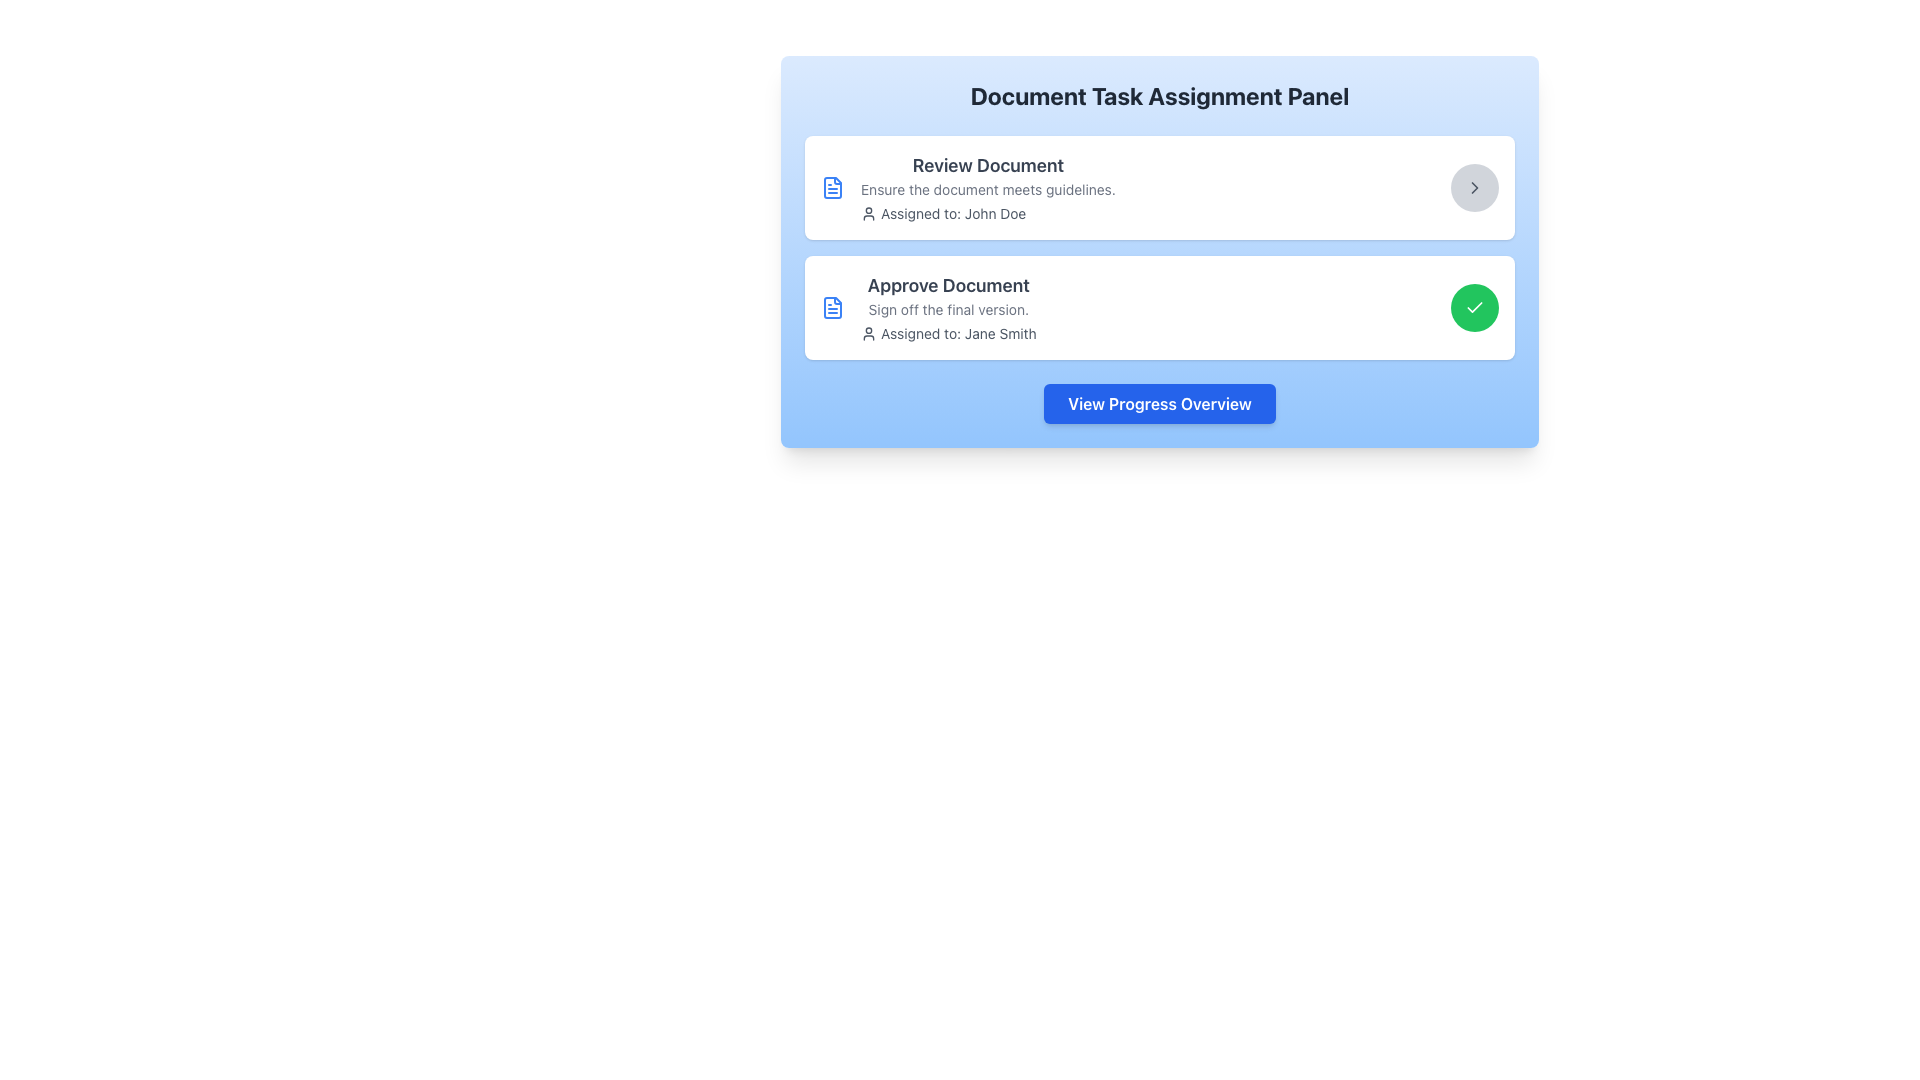  Describe the element at coordinates (833, 308) in the screenshot. I see `the document icon with a blue-themed outline representing the 'Approve Document' task, located in the second row of the document assignment list` at that location.